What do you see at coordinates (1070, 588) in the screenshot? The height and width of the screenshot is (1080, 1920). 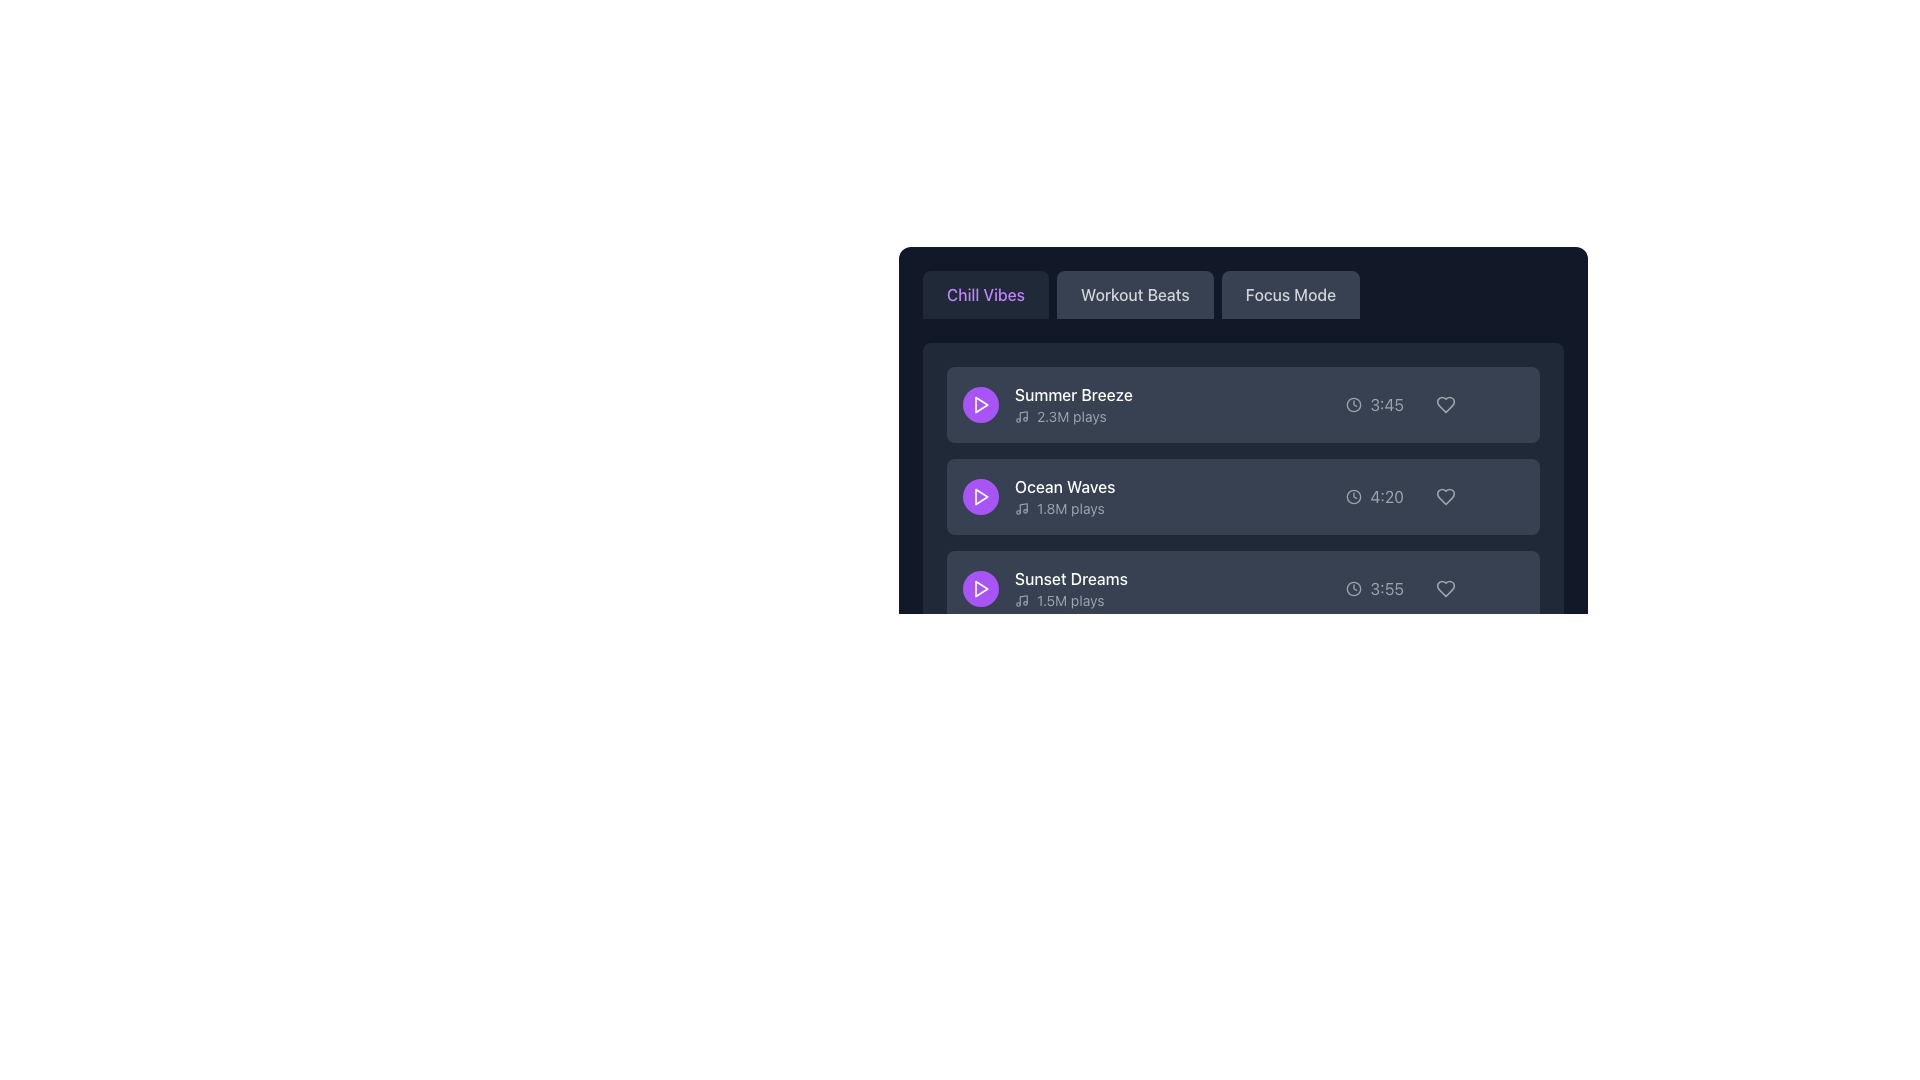 I see `displayed information of the Text label titled 'Sunset Dreams' with the play count '1.5M plays' located in the 'Chill Vibes' section` at bounding box center [1070, 588].